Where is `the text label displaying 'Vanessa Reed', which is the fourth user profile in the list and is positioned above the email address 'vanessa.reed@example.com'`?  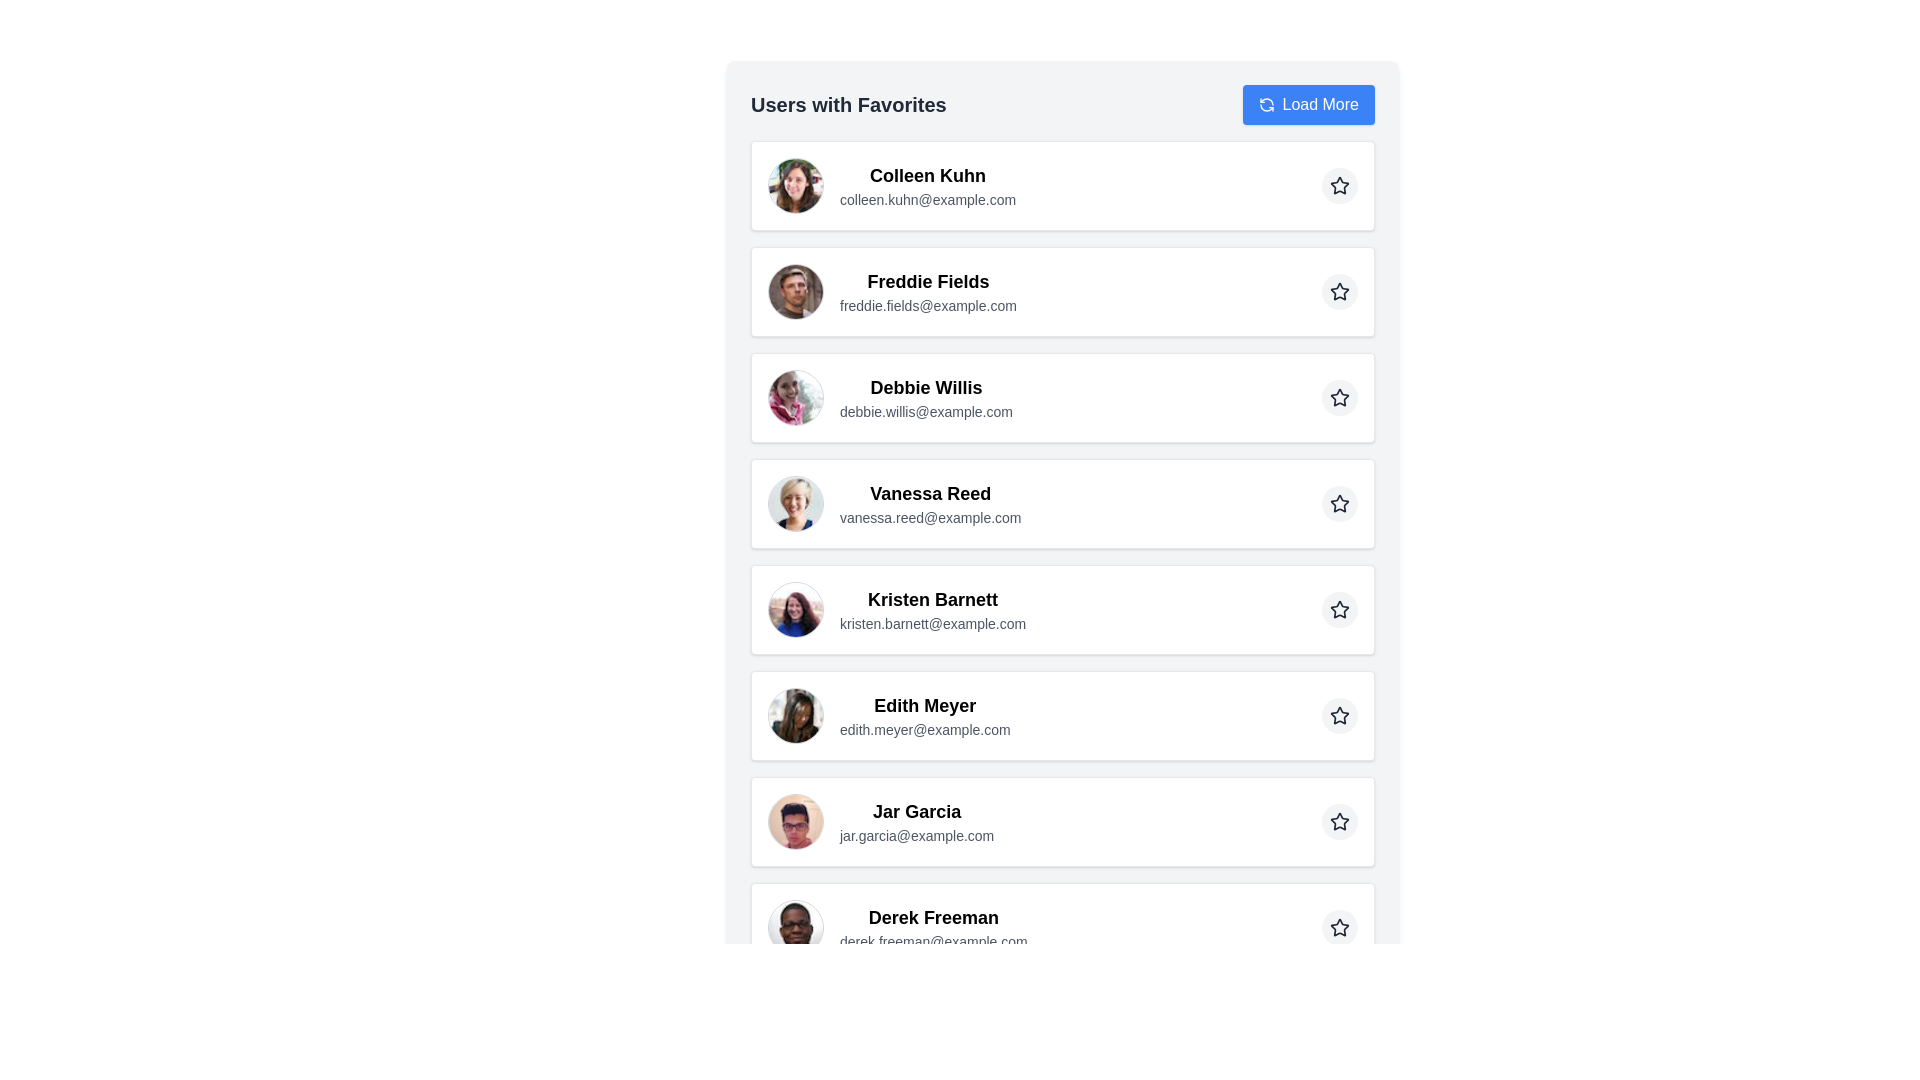
the text label displaying 'Vanessa Reed', which is the fourth user profile in the list and is positioned above the email address 'vanessa.reed@example.com' is located at coordinates (929, 493).